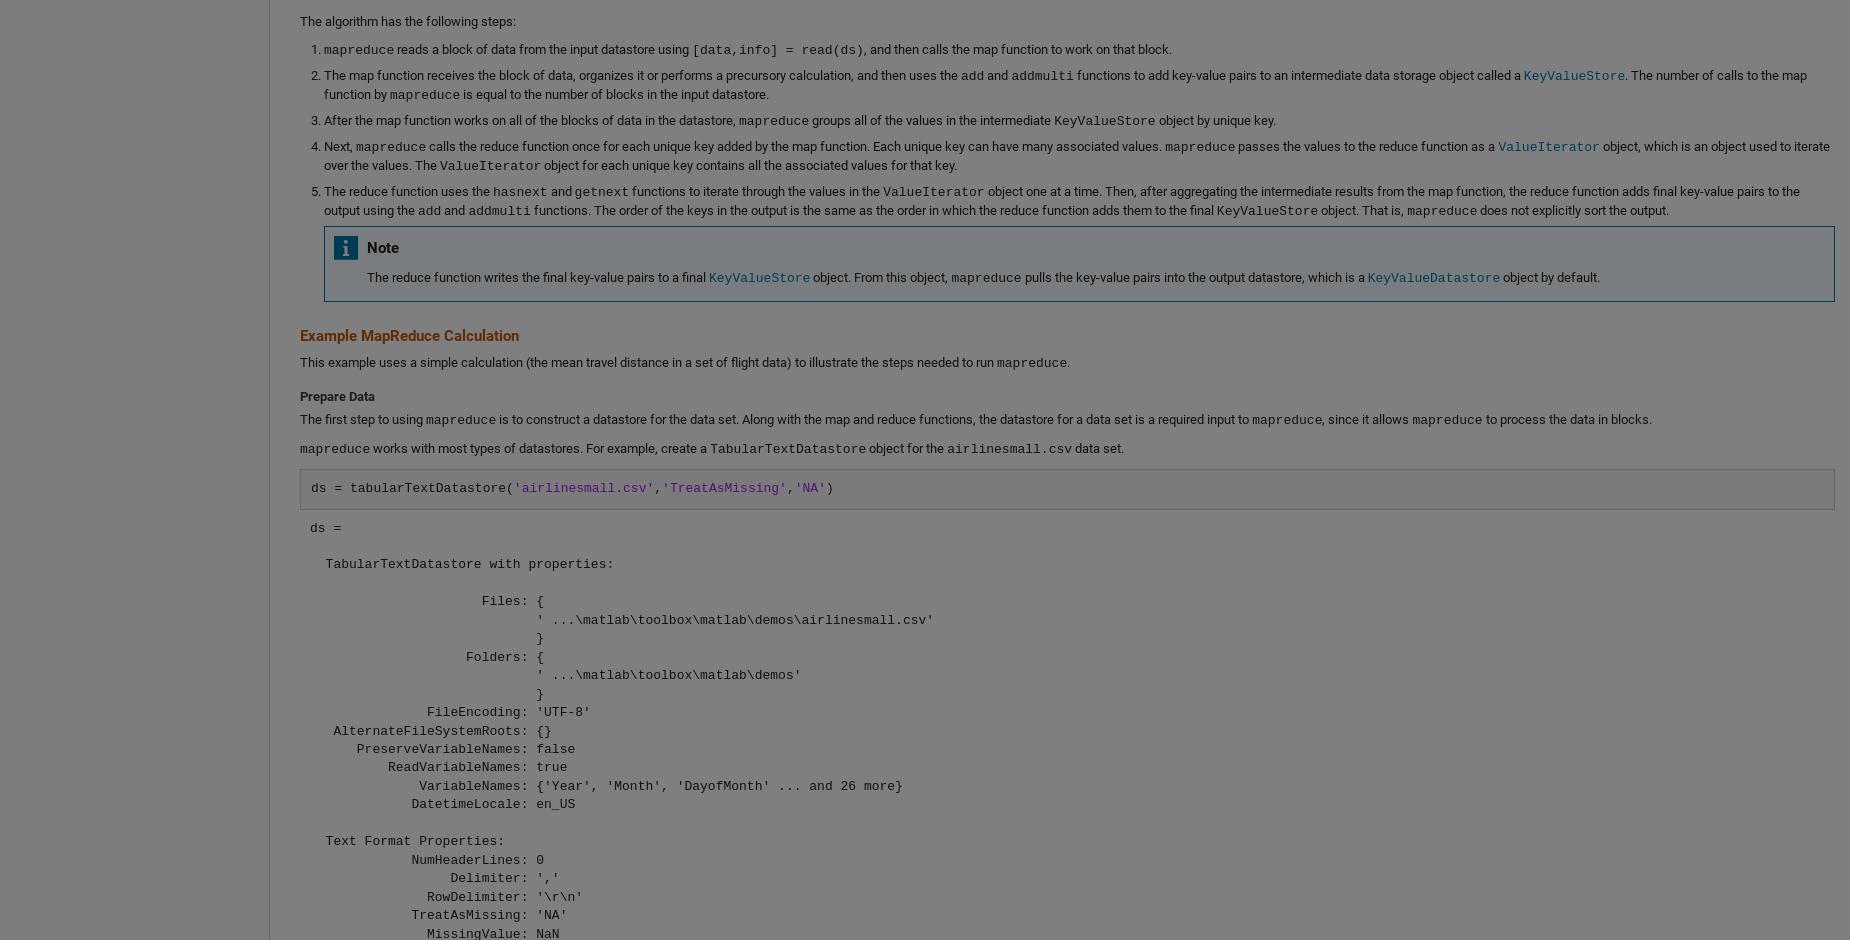 The height and width of the screenshot is (940, 1850). Describe the element at coordinates (339, 144) in the screenshot. I see `'Next,'` at that location.